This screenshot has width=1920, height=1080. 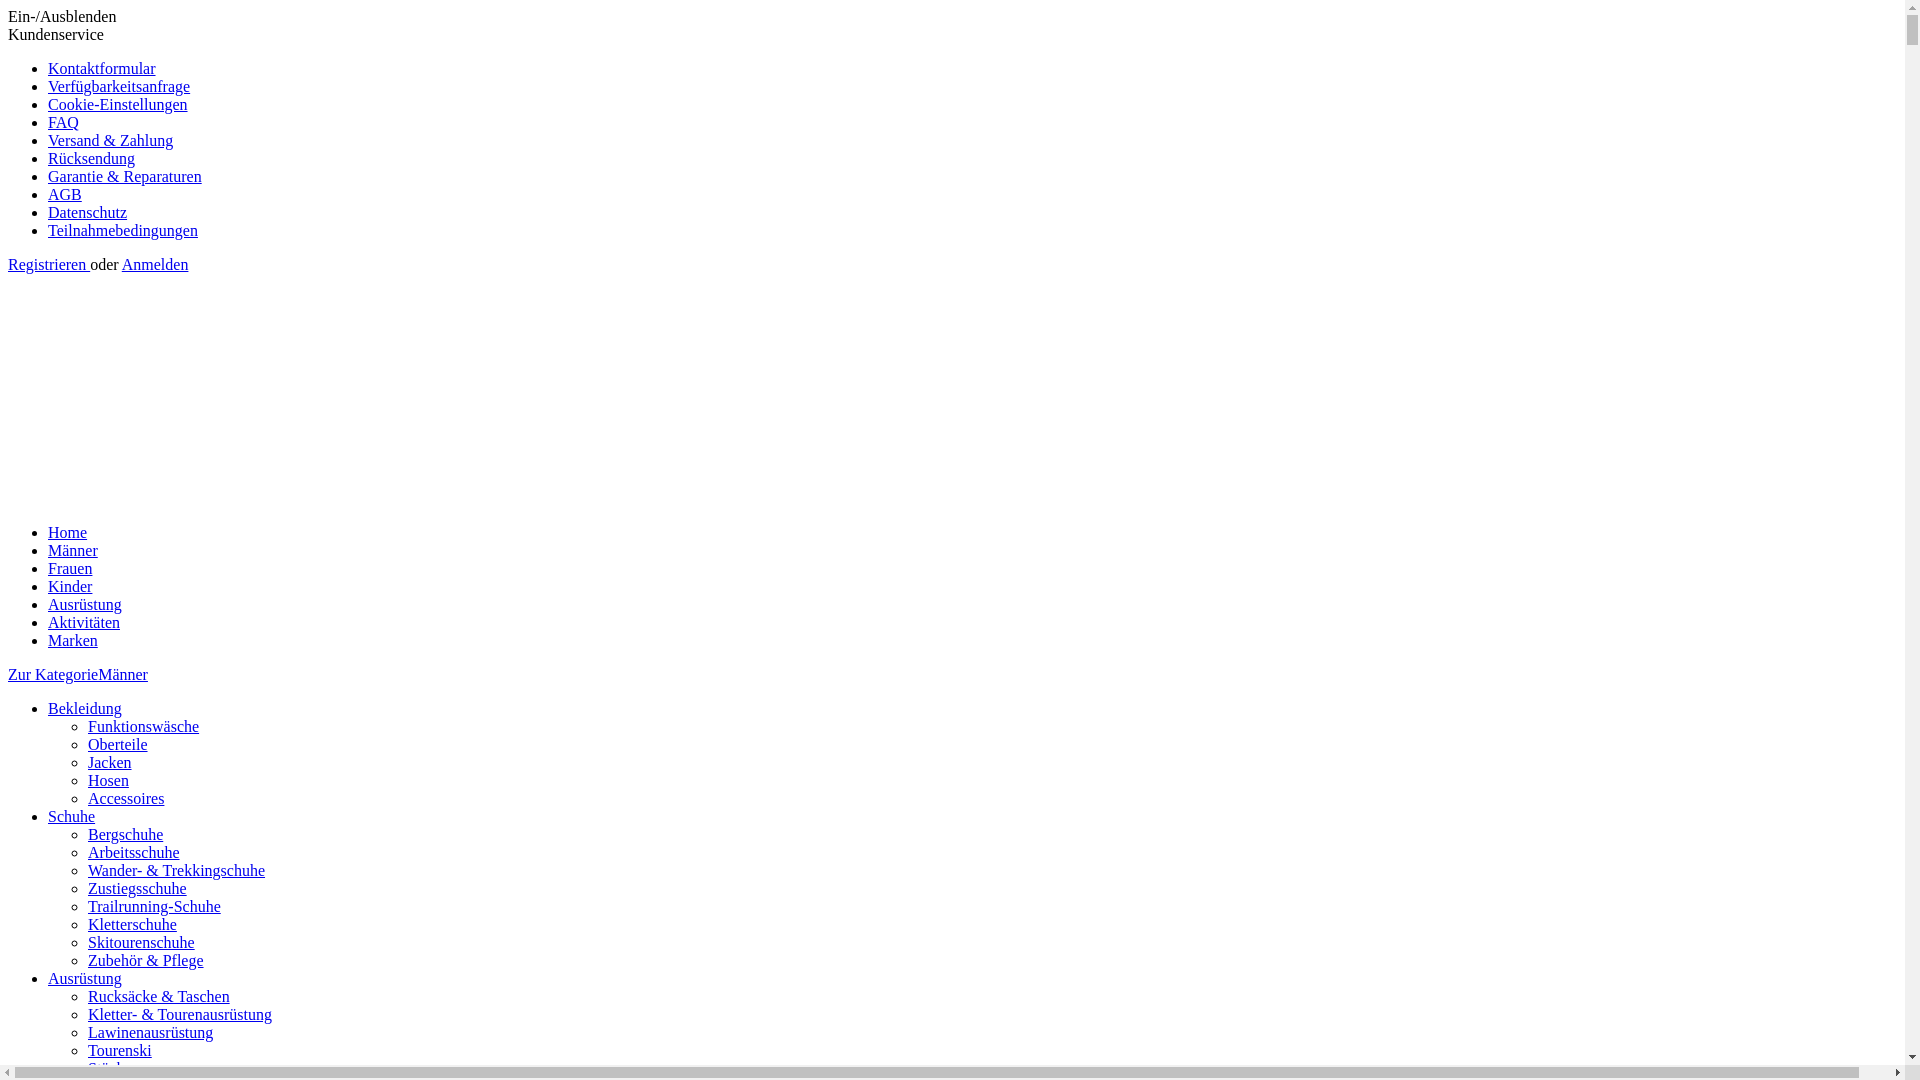 I want to click on 'AGB', so click(x=65, y=194).